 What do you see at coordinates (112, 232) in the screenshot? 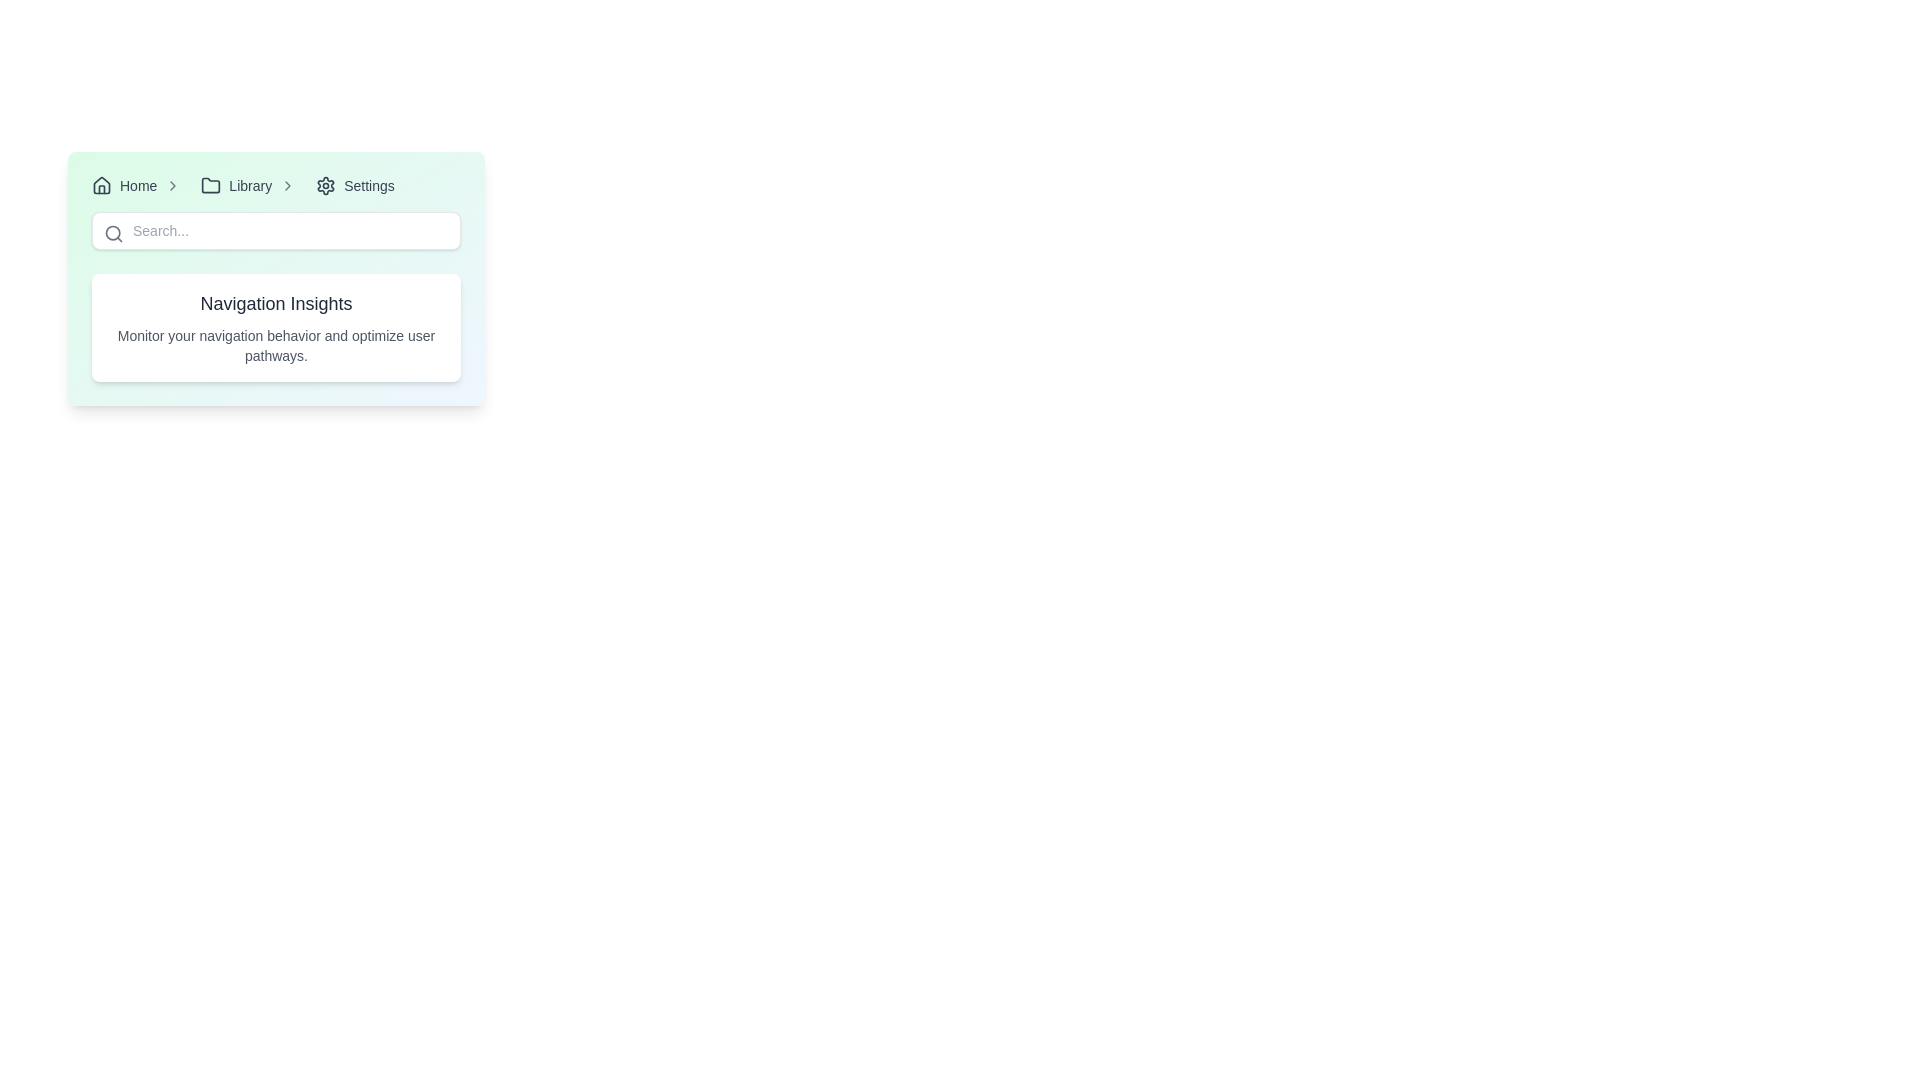
I see `the SVG circle that is part of the search icon located near the top-left corner of the interface, underneath the main navigation bar` at bounding box center [112, 232].